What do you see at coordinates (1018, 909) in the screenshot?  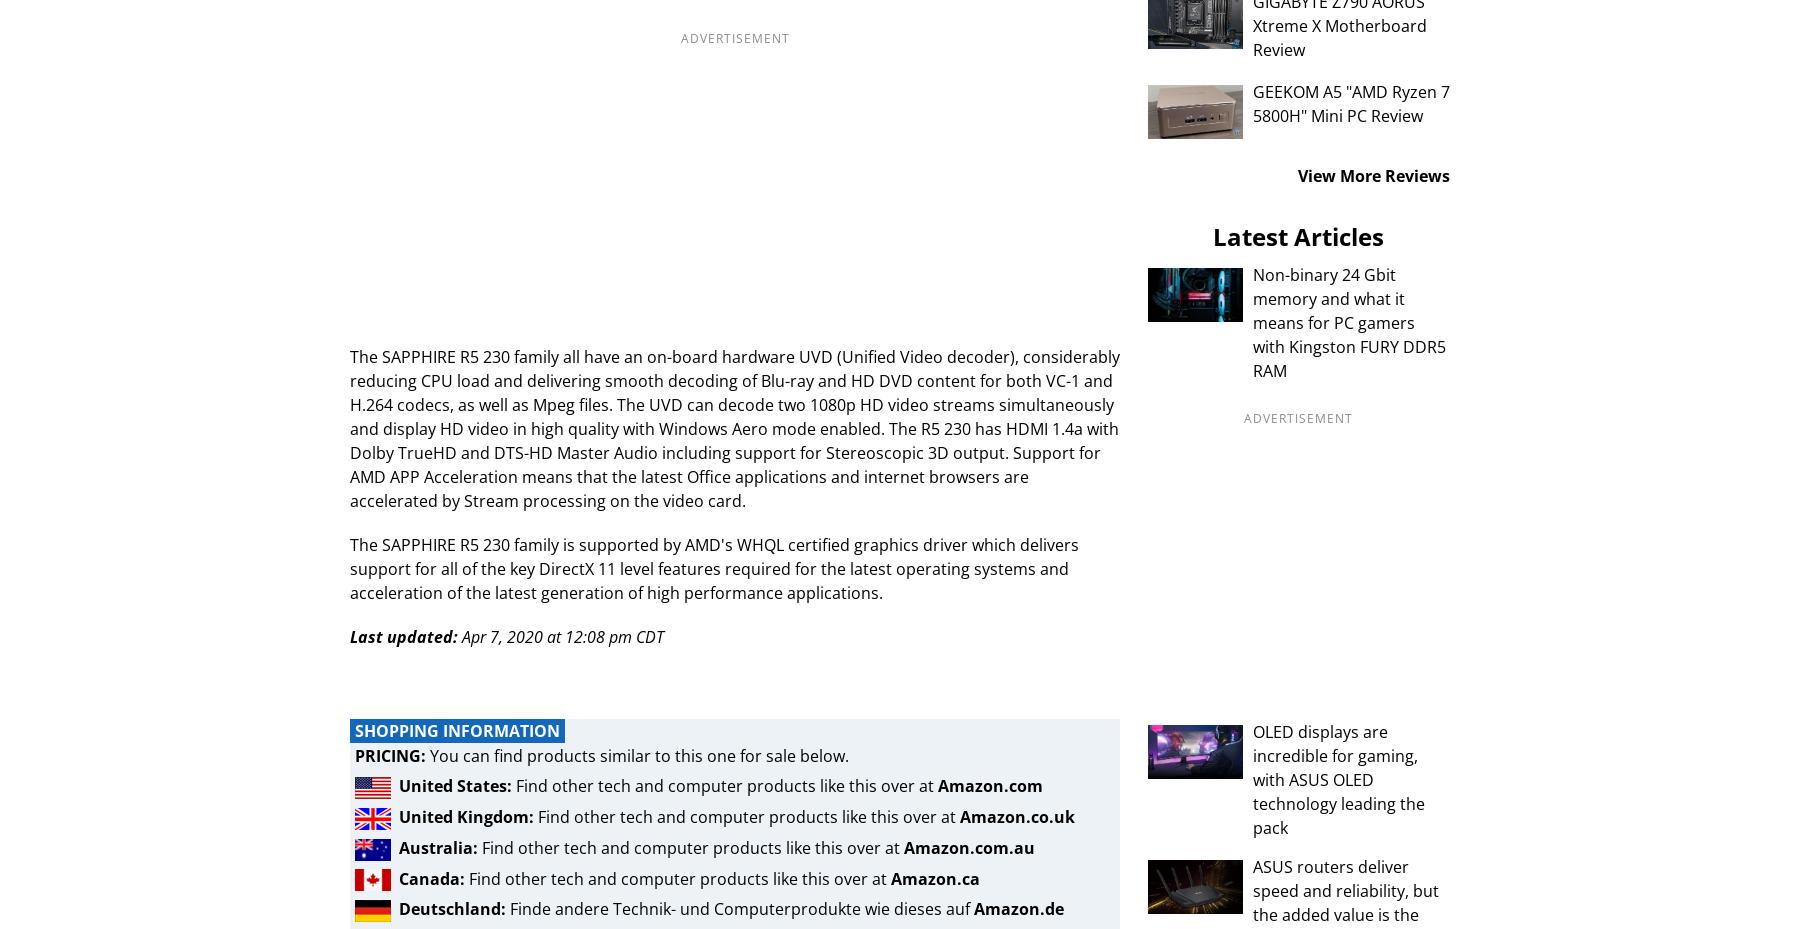 I see `'Amazon.de'` at bounding box center [1018, 909].